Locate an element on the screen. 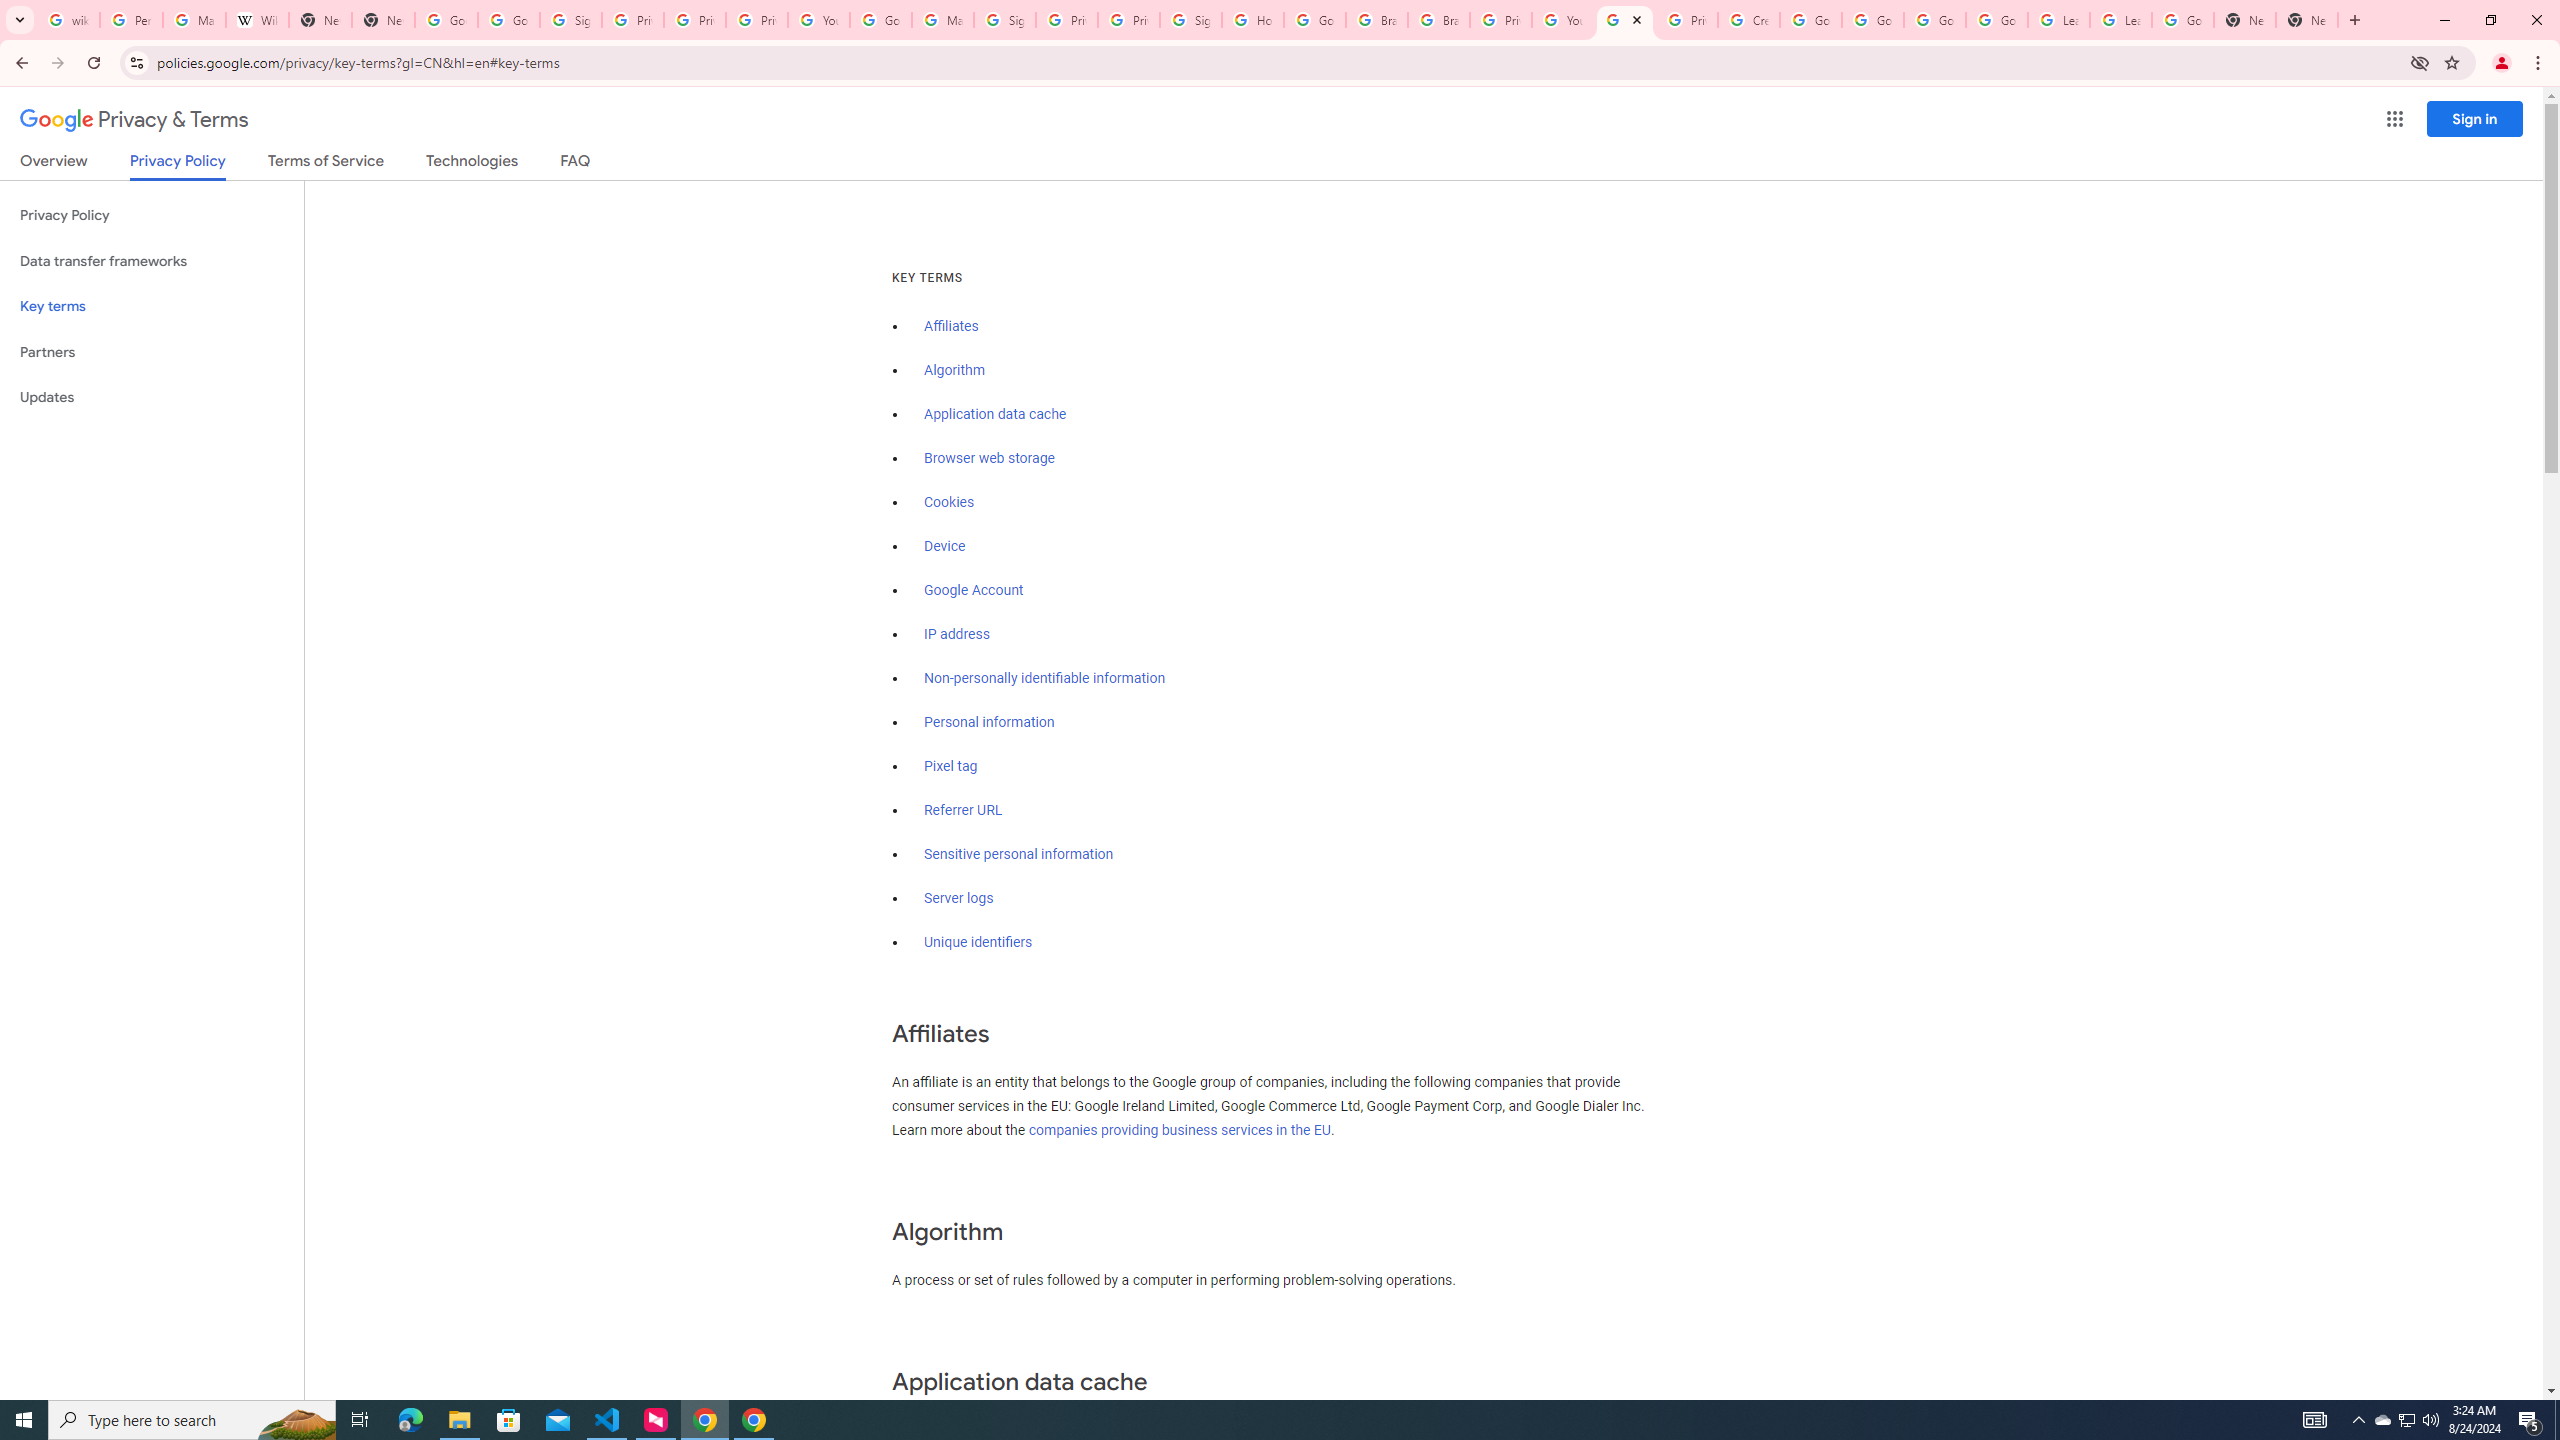 This screenshot has width=2560, height=1440. 'Cookies' is located at coordinates (949, 502).